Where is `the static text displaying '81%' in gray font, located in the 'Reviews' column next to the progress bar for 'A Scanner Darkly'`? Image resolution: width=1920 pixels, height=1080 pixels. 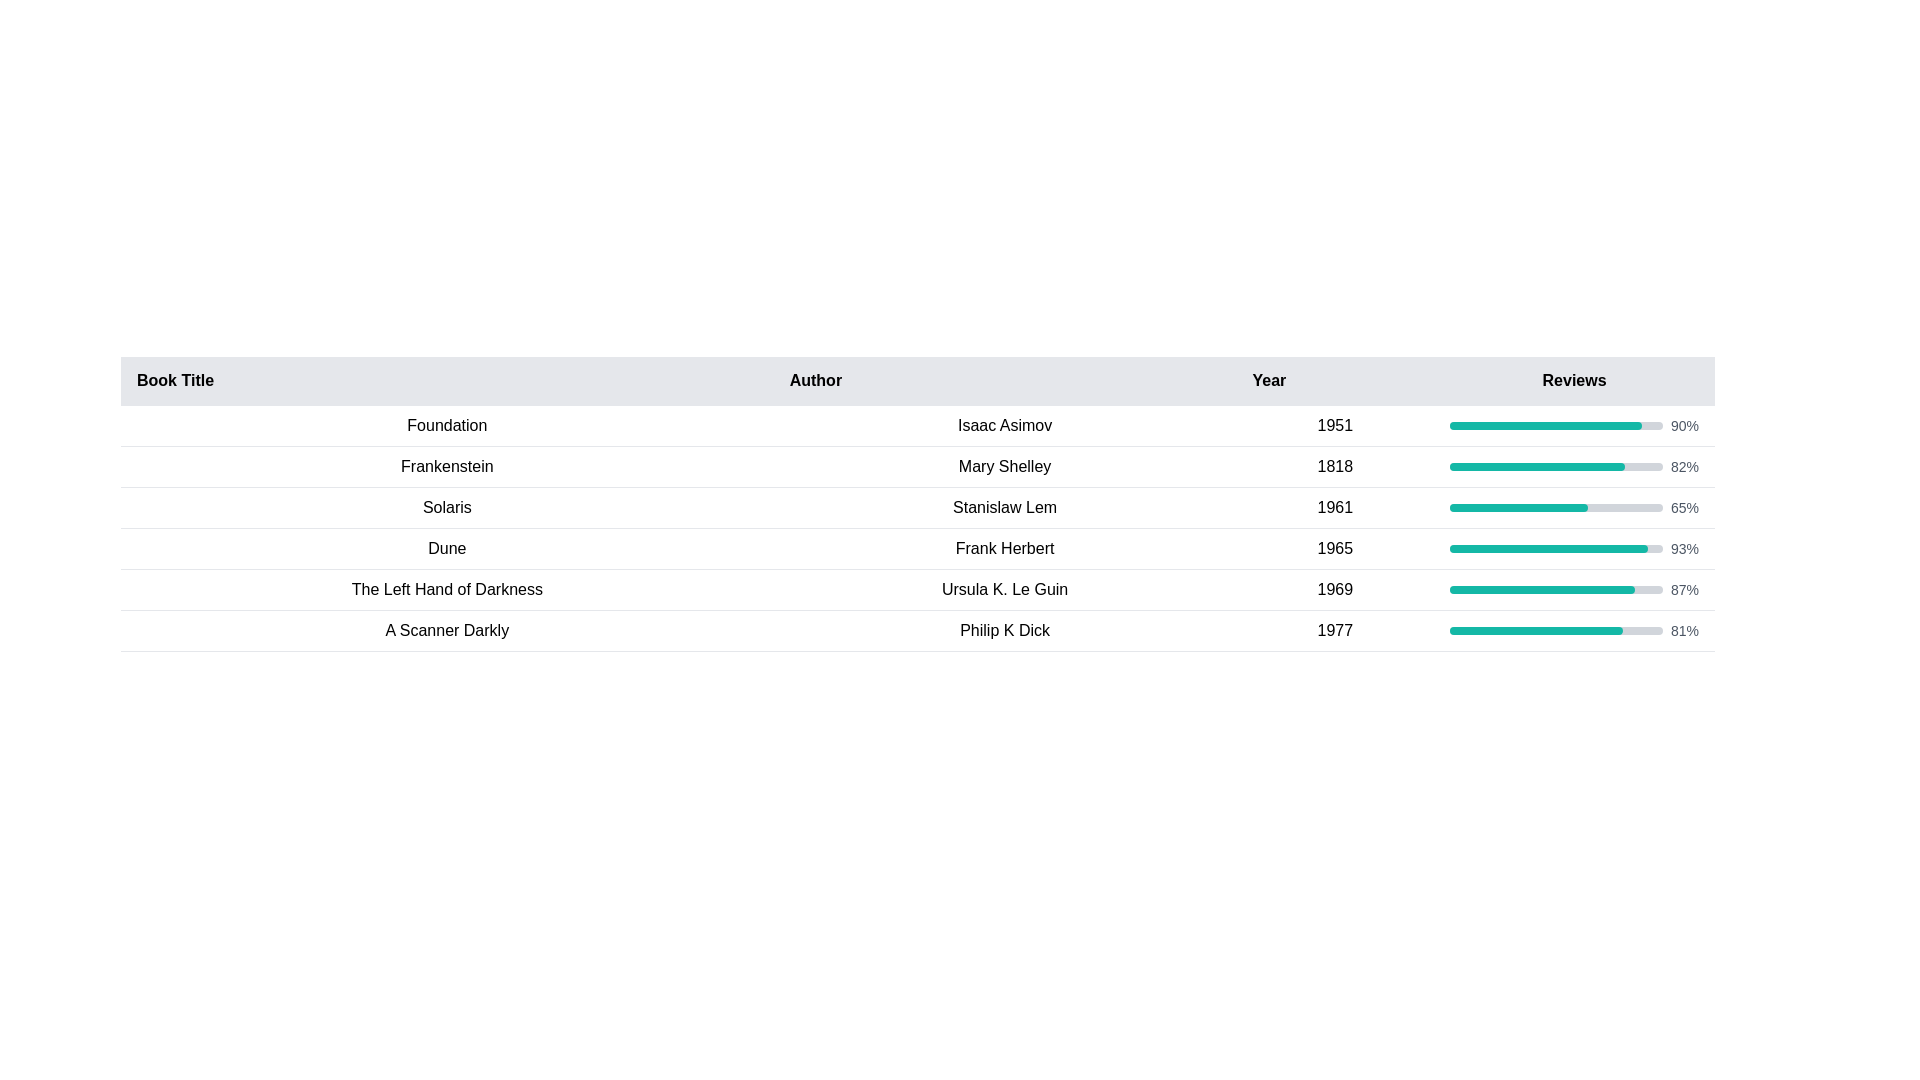
the static text displaying '81%' in gray font, located in the 'Reviews' column next to the progress bar for 'A Scanner Darkly' is located at coordinates (1683, 631).